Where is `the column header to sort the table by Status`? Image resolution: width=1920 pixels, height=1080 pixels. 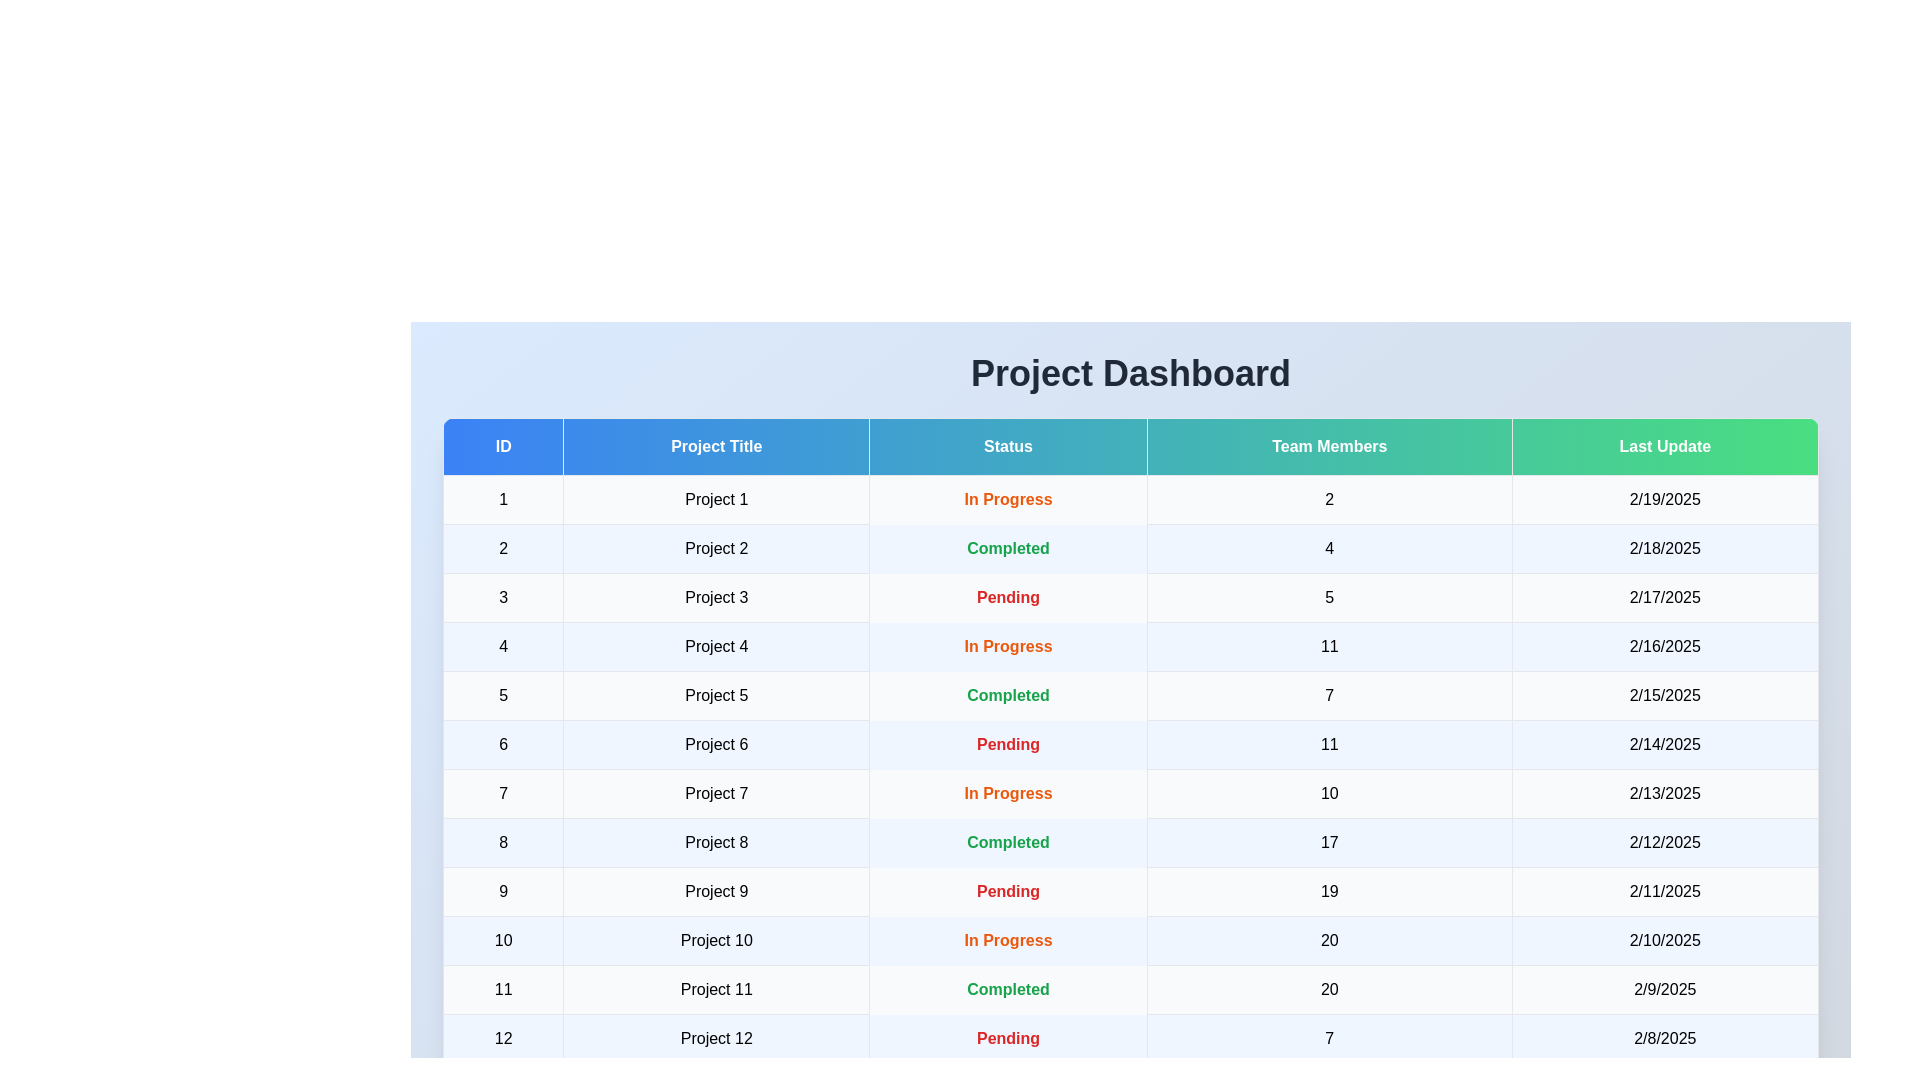
the column header to sort the table by Status is located at coordinates (1008, 446).